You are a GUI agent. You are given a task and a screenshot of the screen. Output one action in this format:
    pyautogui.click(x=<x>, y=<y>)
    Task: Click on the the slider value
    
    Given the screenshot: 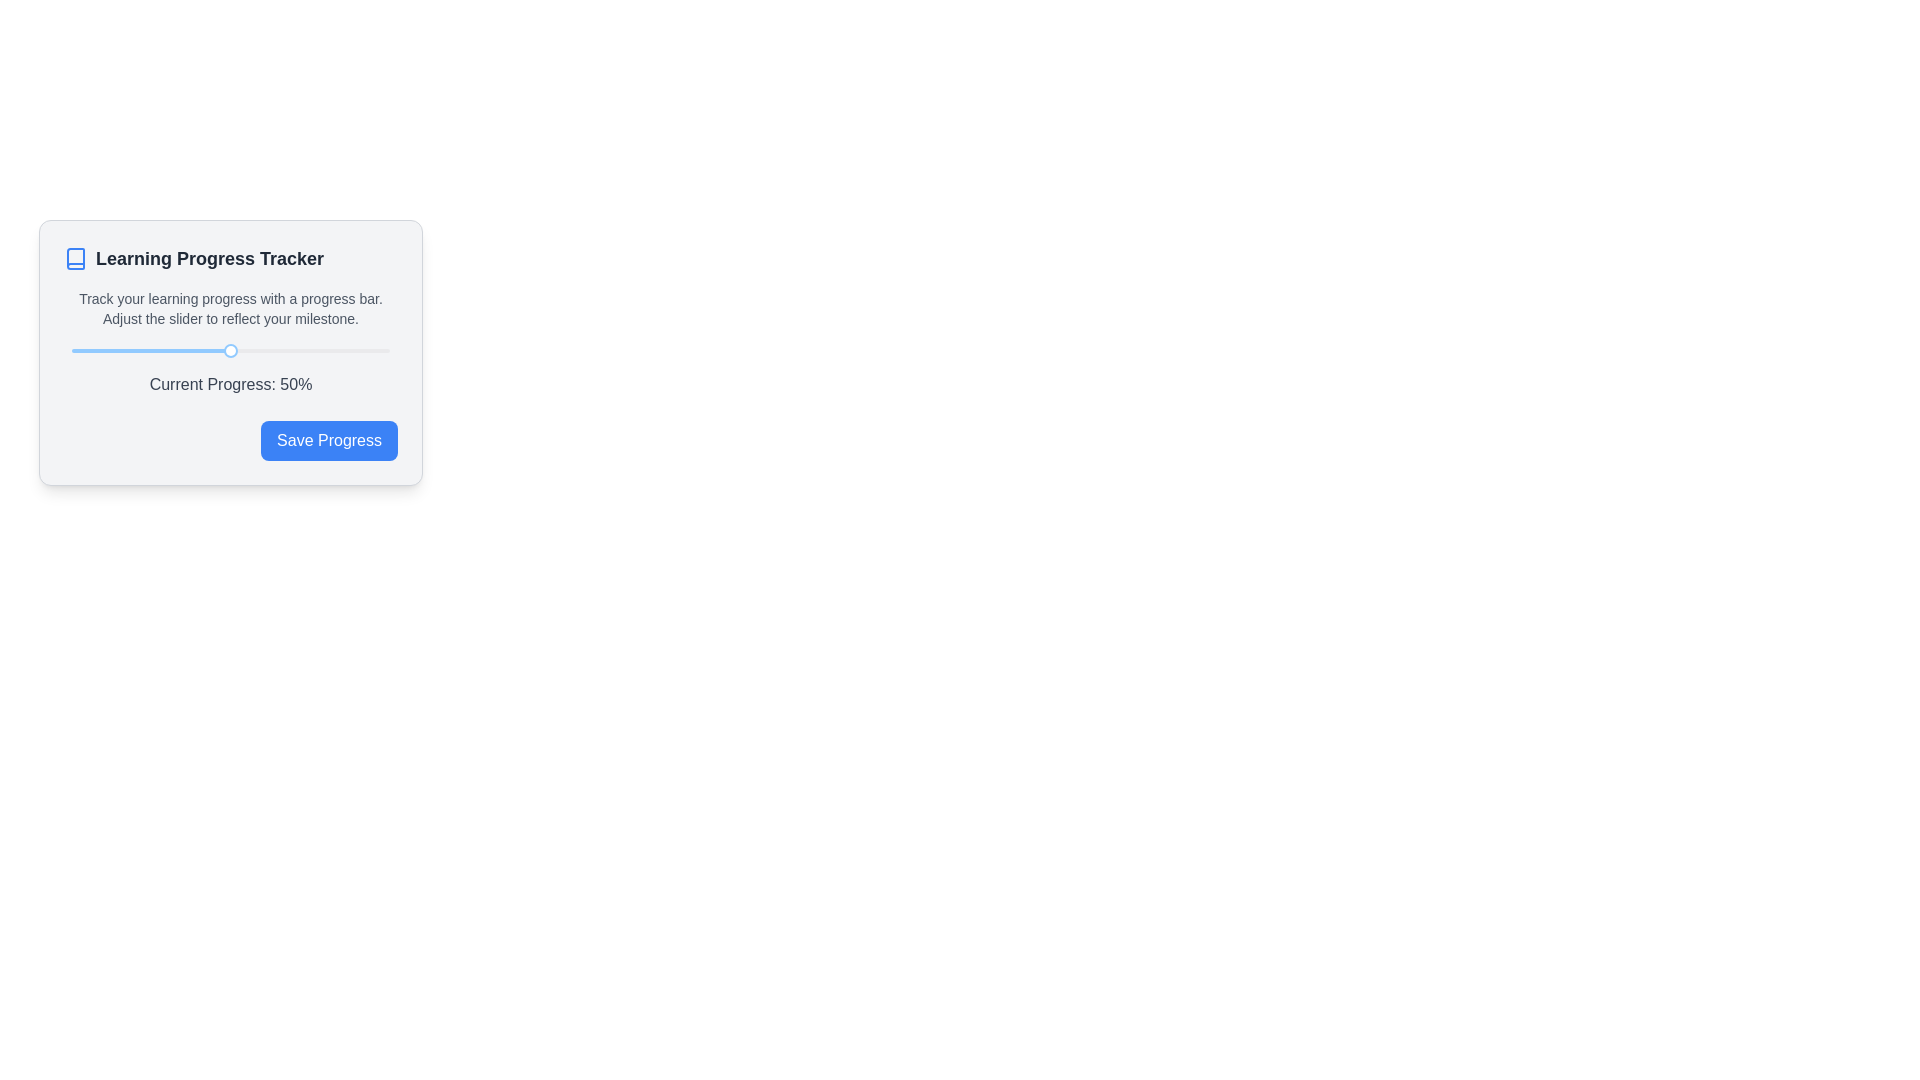 What is the action you would take?
    pyautogui.click(x=183, y=350)
    